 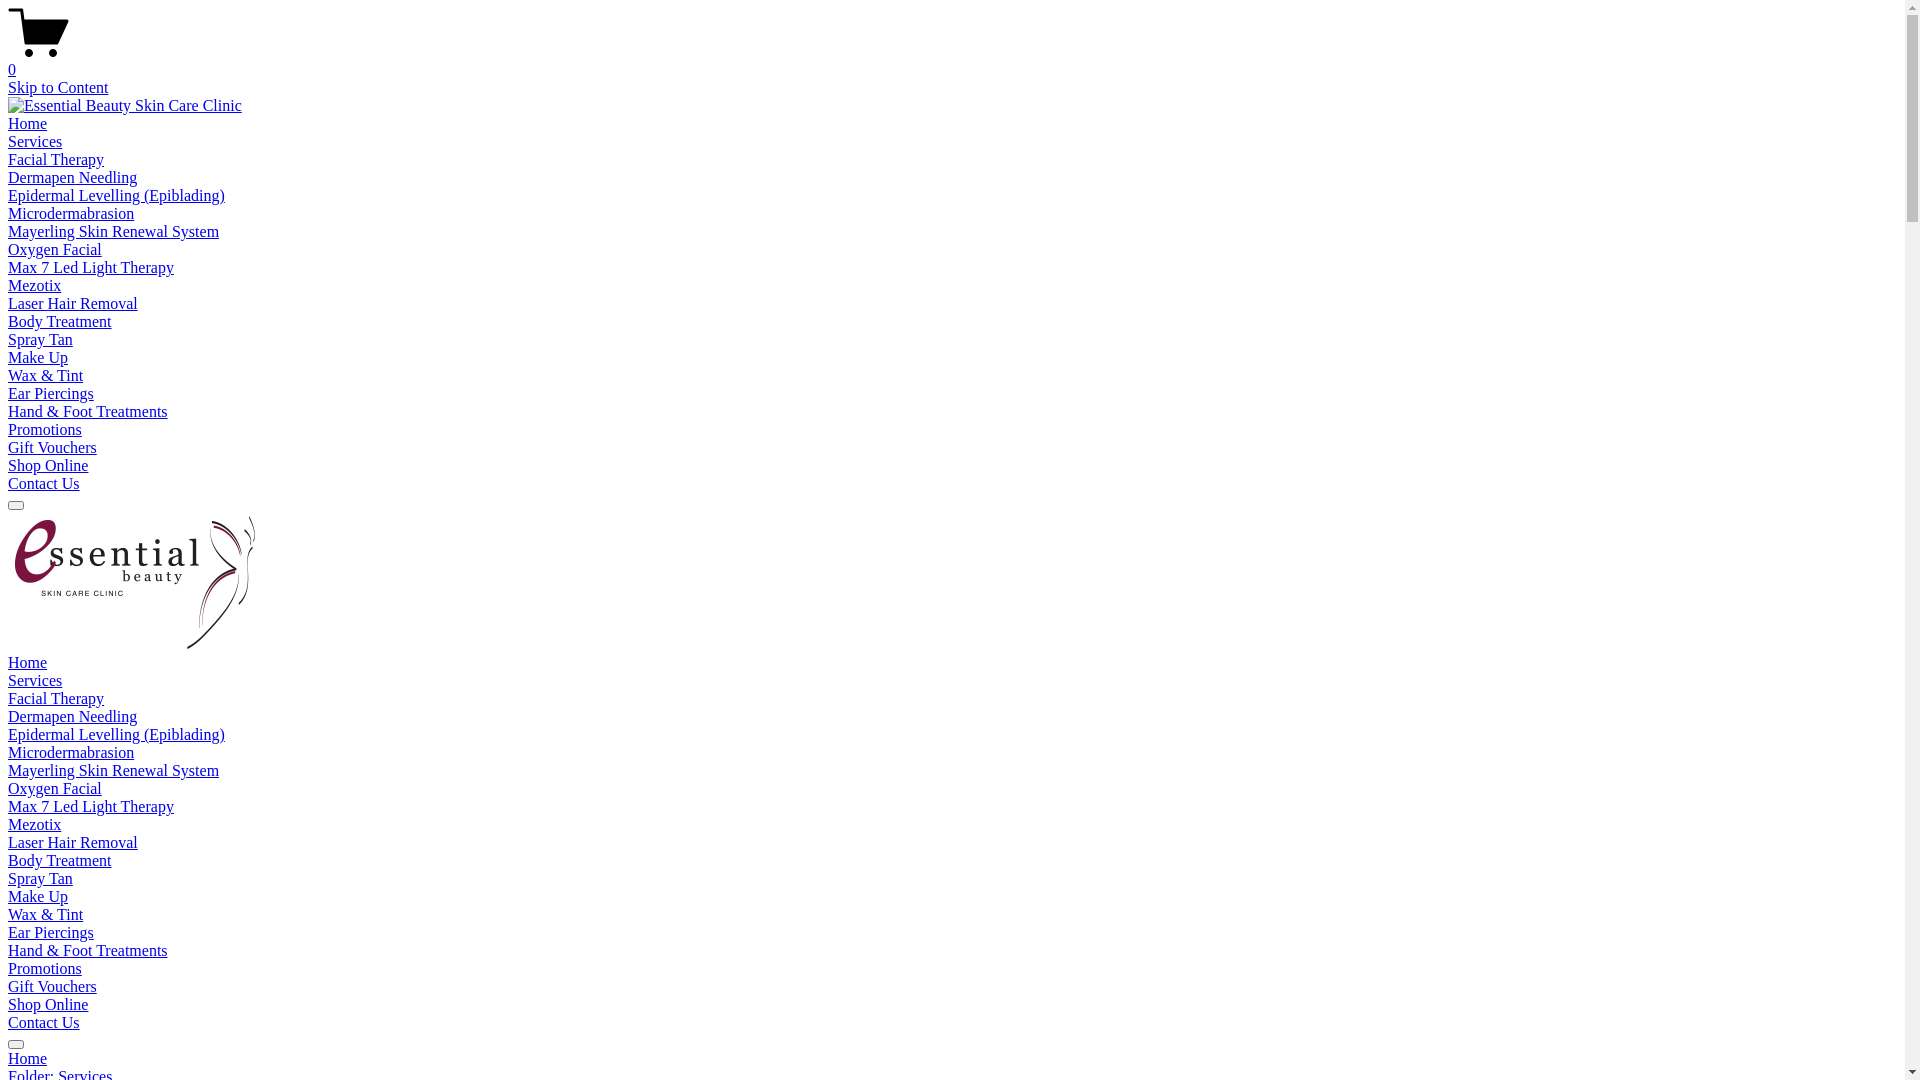 I want to click on 'Mezotix', so click(x=34, y=824).